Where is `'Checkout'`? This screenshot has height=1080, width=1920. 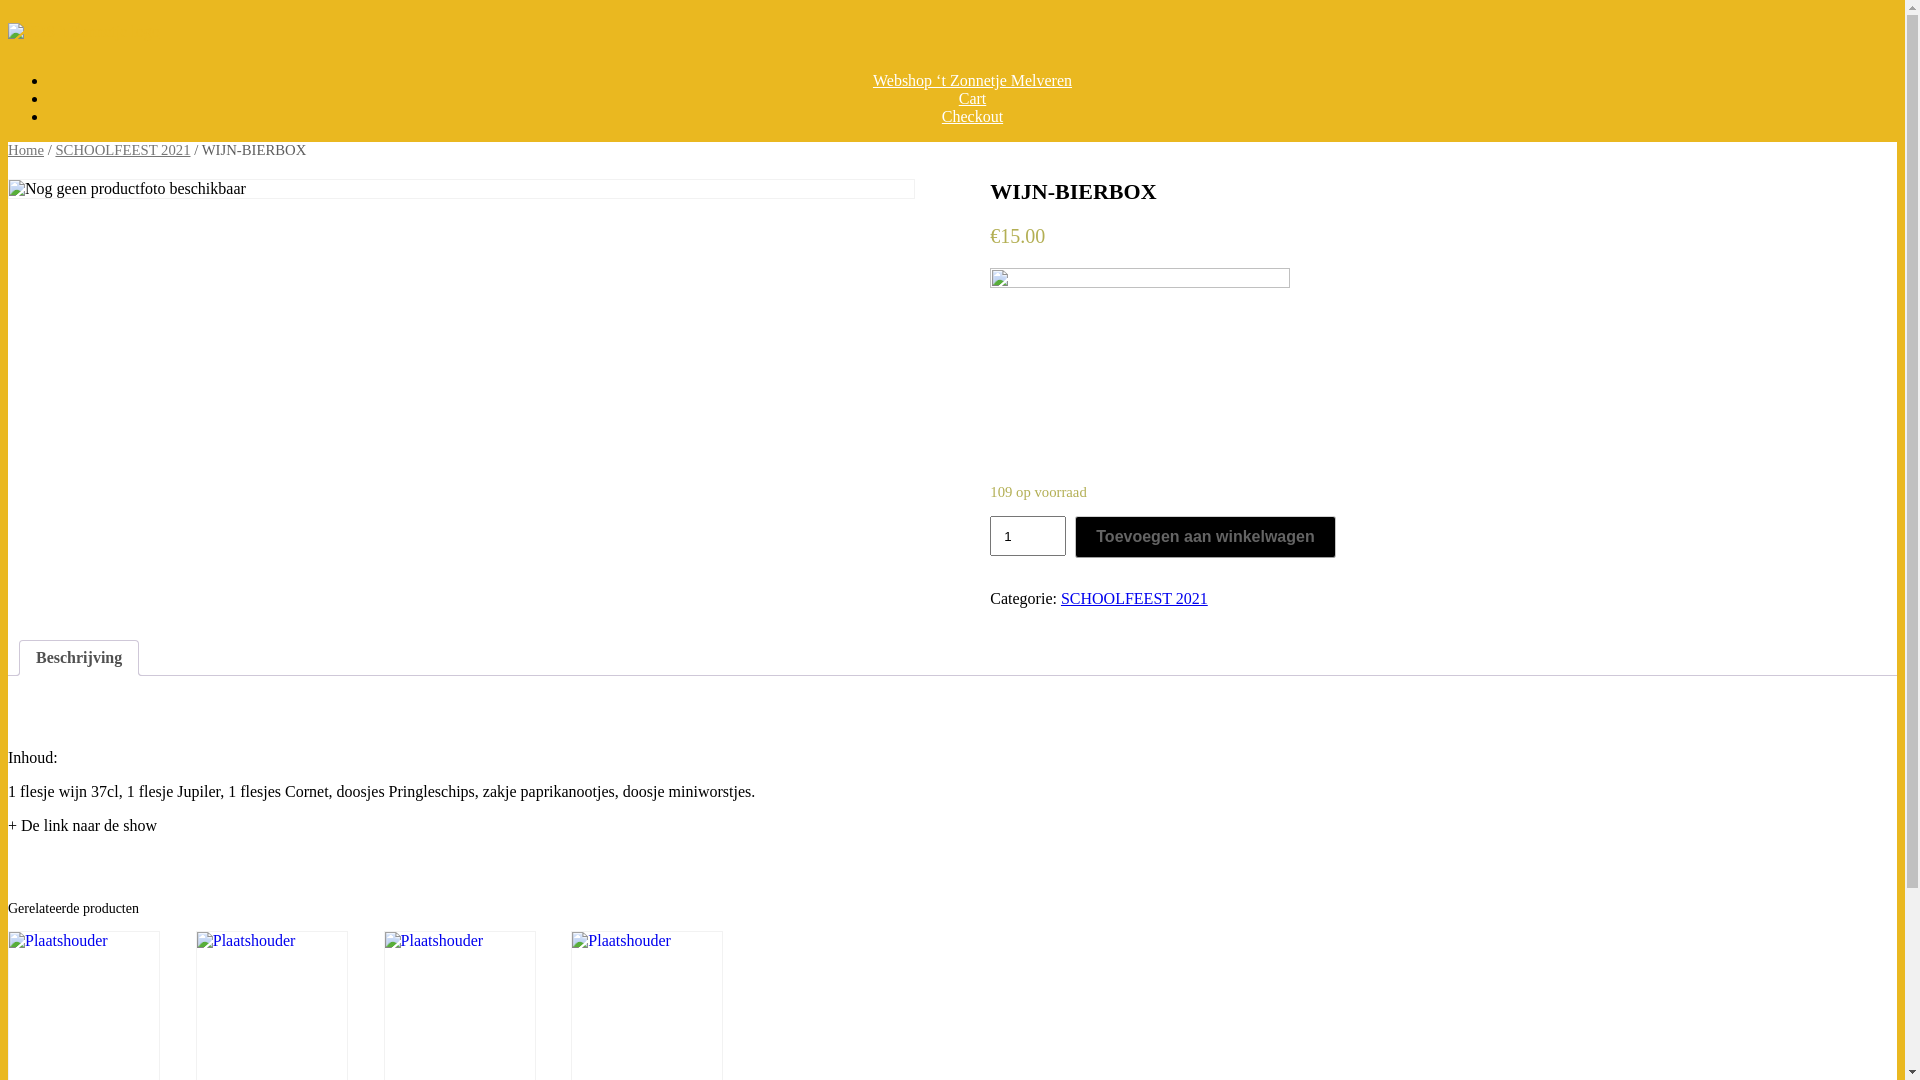 'Checkout' is located at coordinates (972, 116).